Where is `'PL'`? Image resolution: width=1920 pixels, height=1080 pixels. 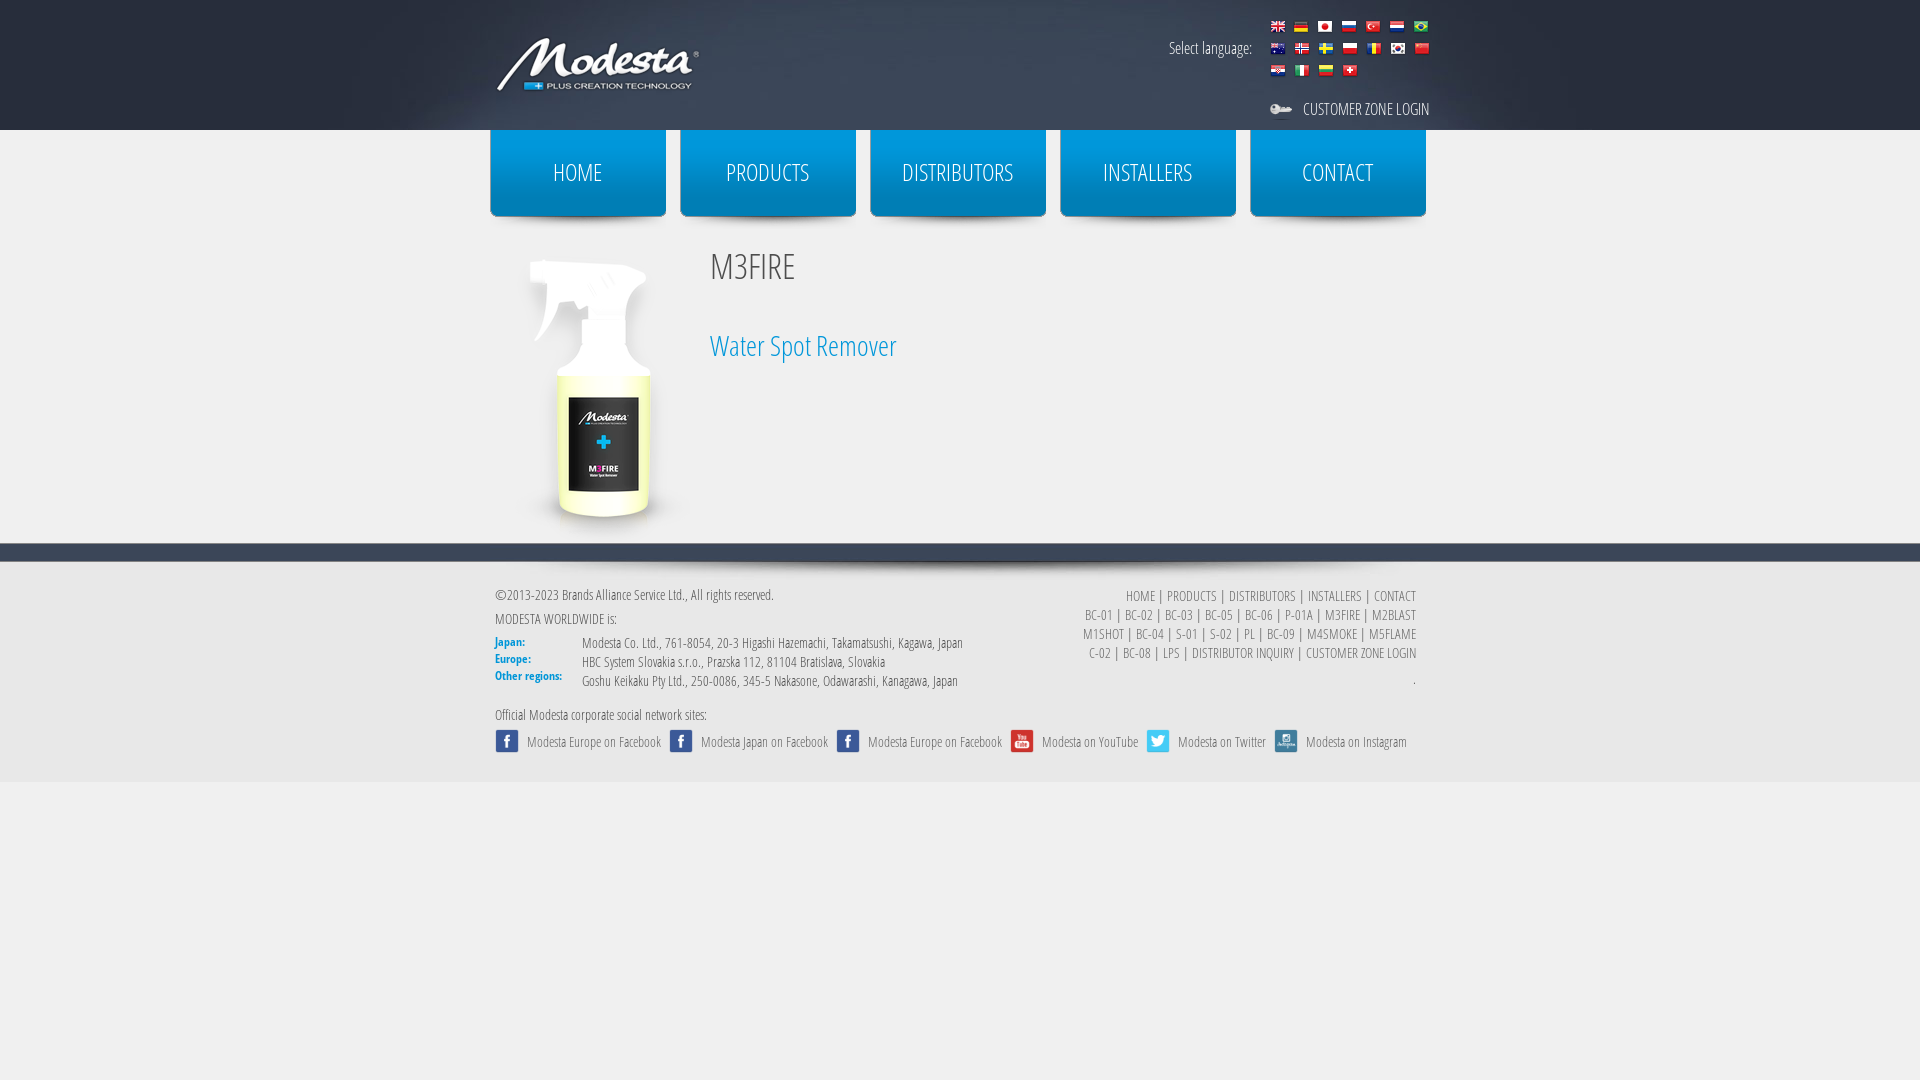
'PL' is located at coordinates (1248, 633).